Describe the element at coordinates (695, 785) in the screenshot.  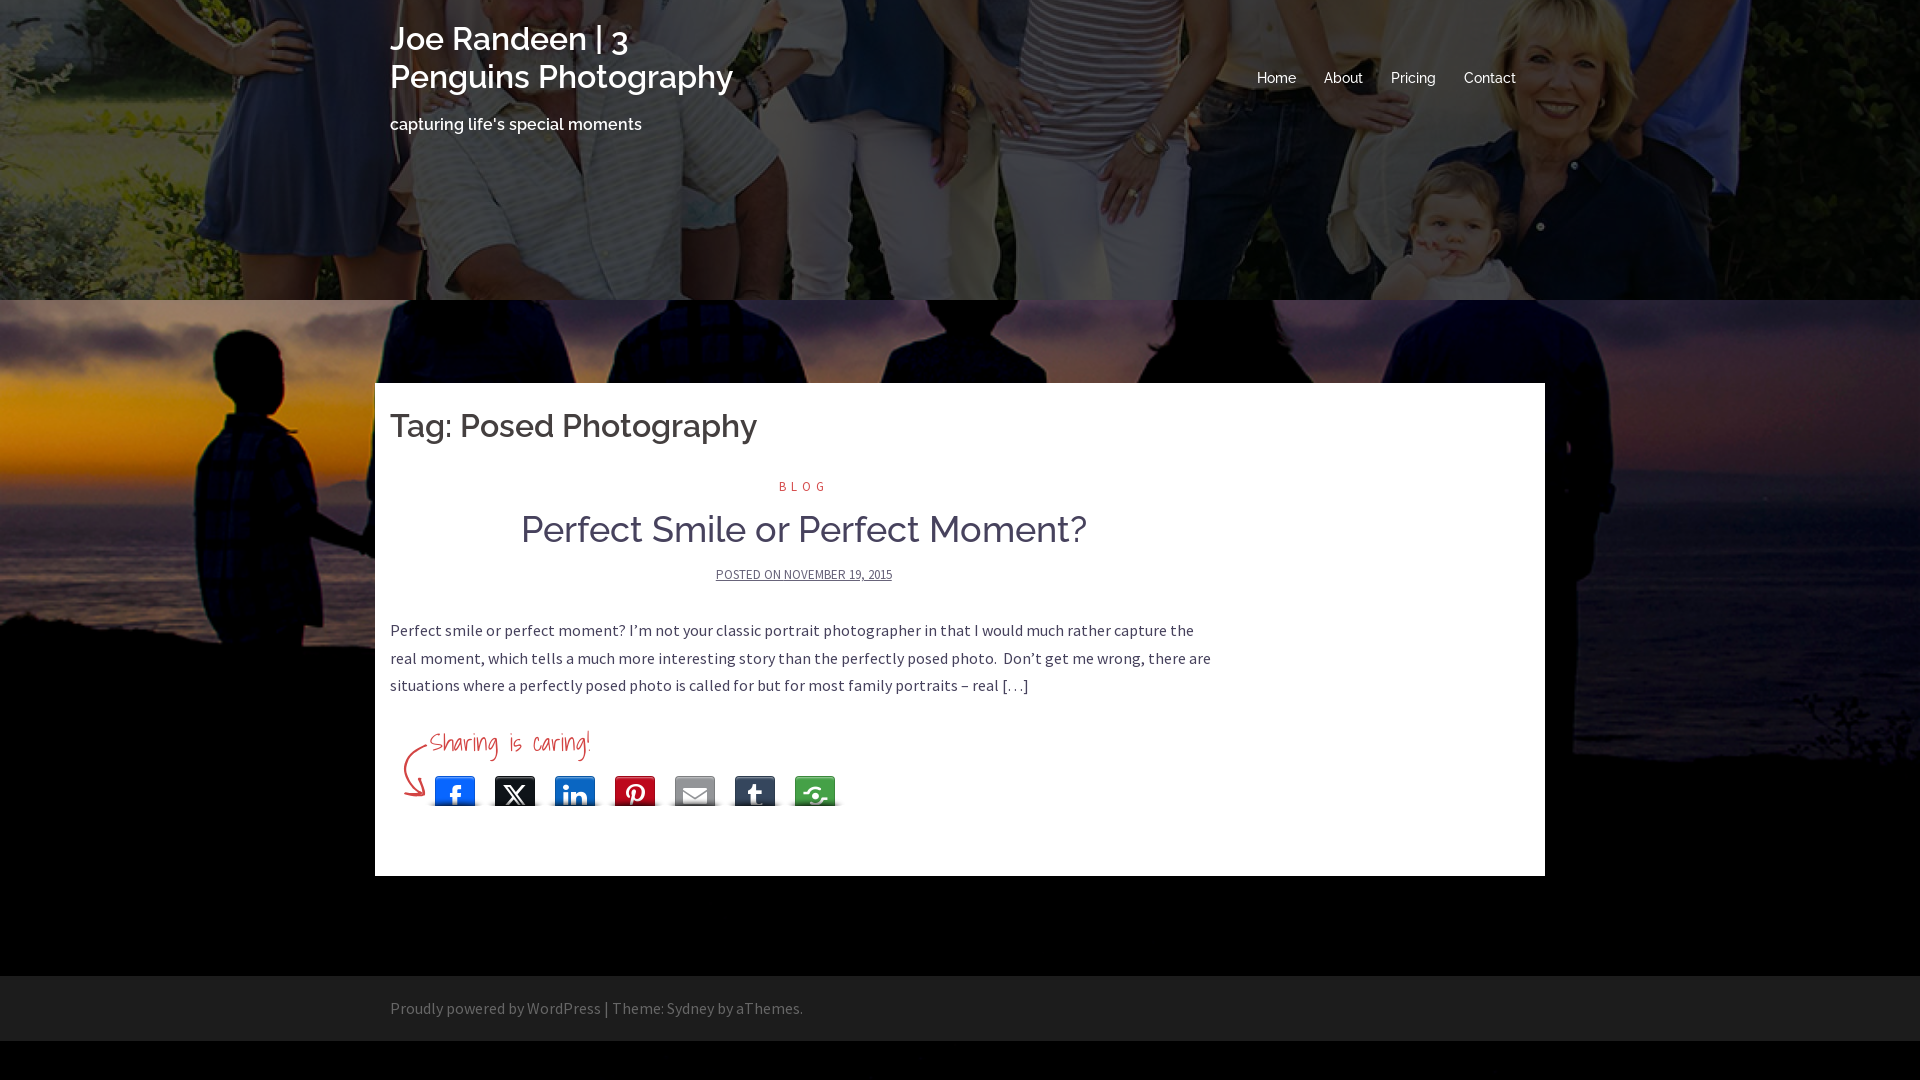
I see `'Email This'` at that location.